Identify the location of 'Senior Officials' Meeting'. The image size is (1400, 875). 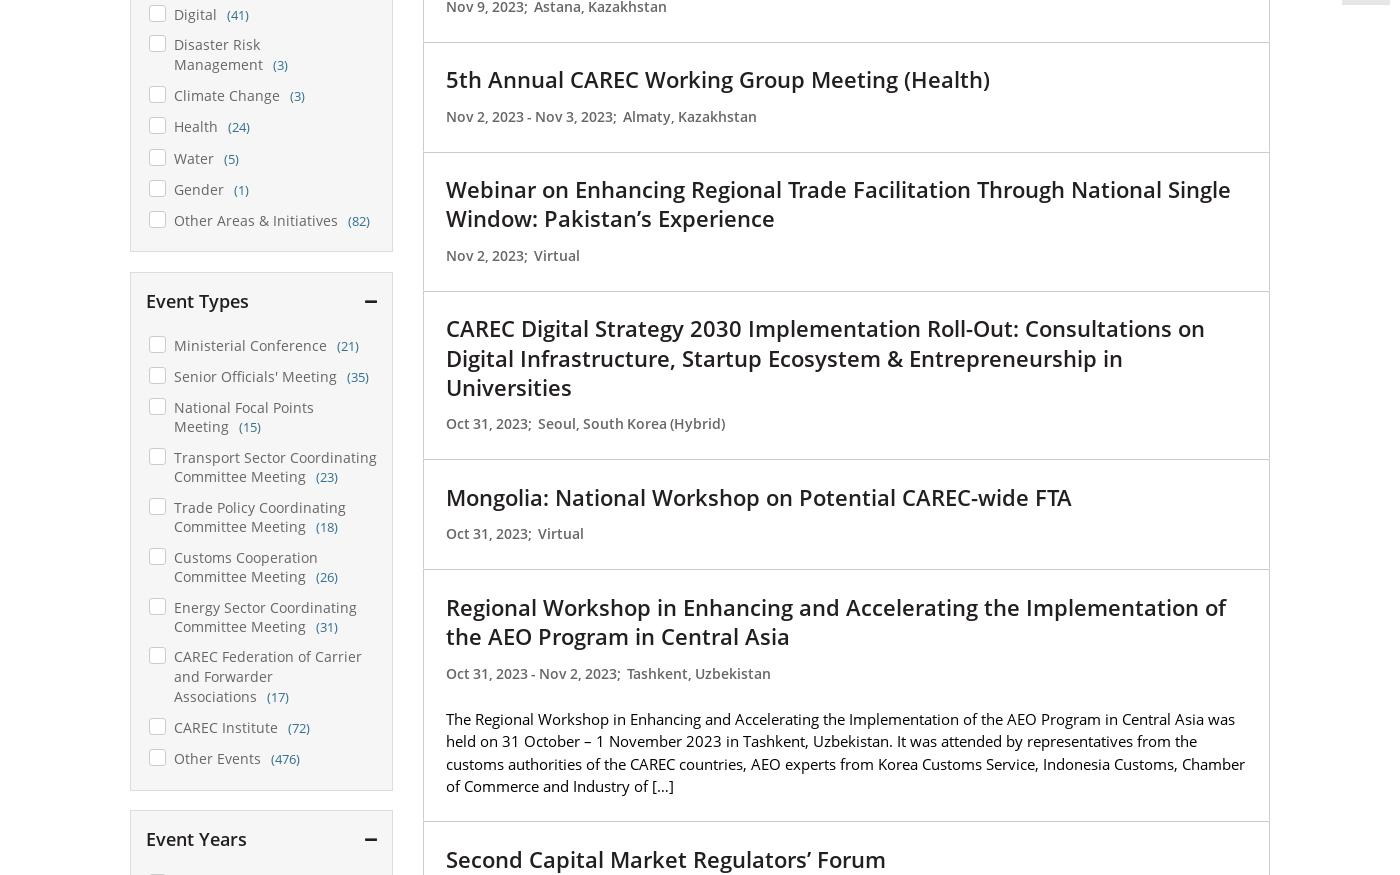
(254, 375).